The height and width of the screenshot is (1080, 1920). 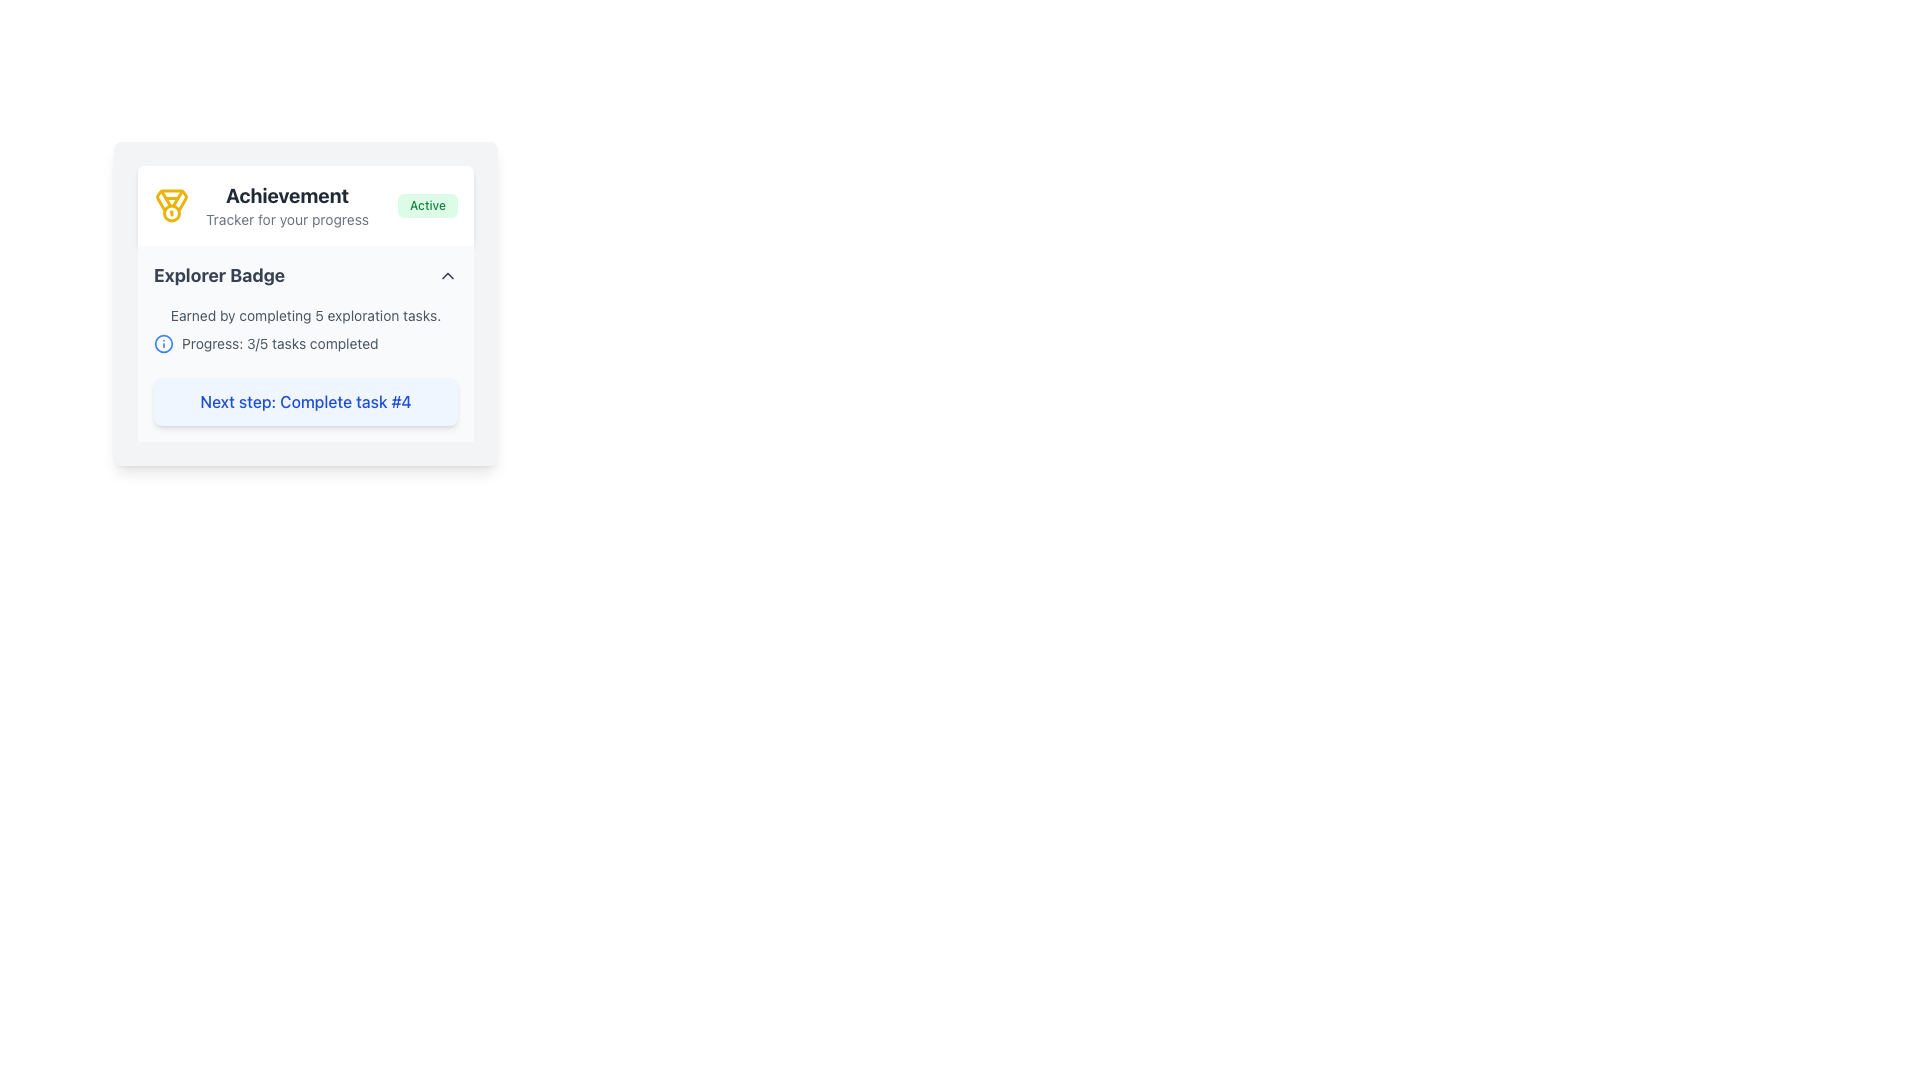 What do you see at coordinates (286, 219) in the screenshot?
I see `the text element styled in small gray font that reads 'Tracker for your progress', located directly below the bold 'Achievement' text` at bounding box center [286, 219].